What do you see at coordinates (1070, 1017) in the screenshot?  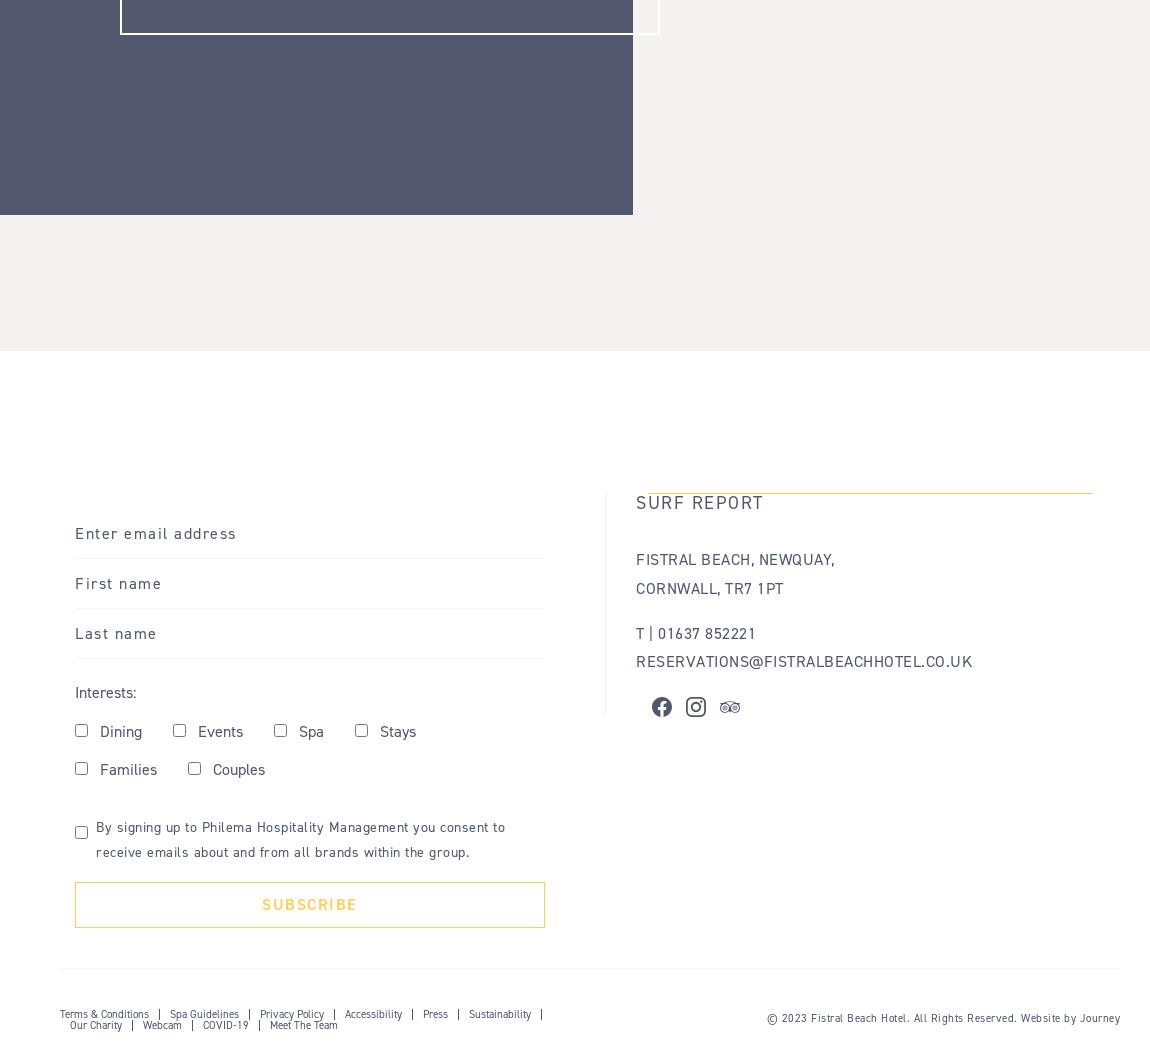 I see `'Website by Journey'` at bounding box center [1070, 1017].